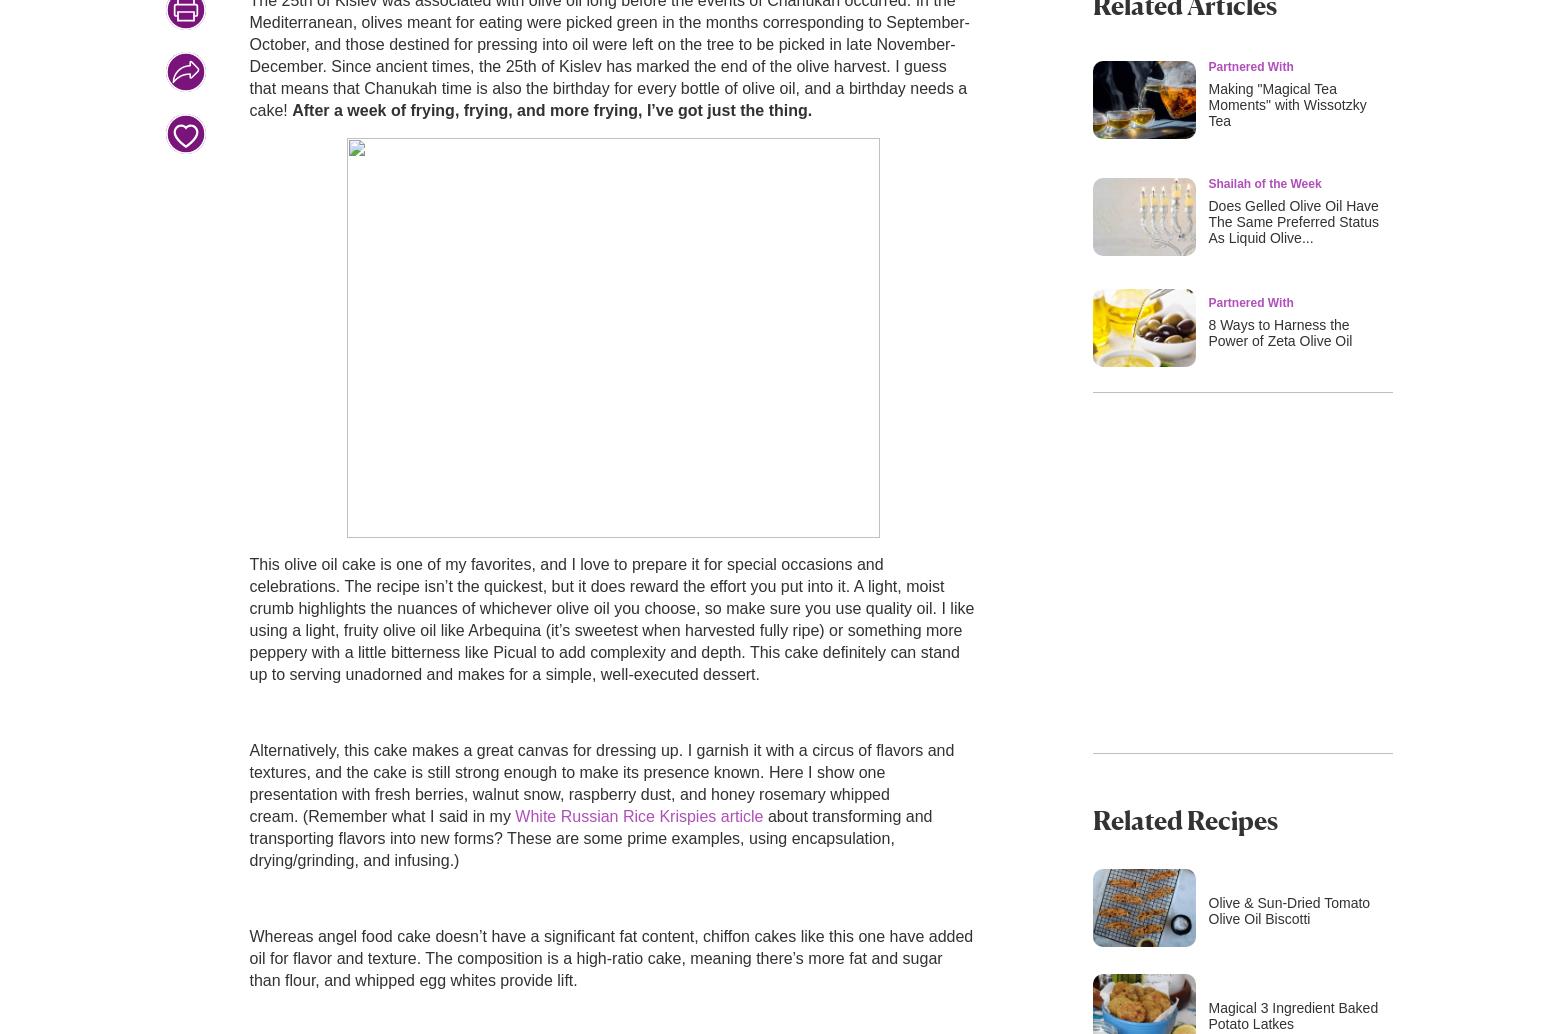  I want to click on 'Olive & Sun-Dried Tomato Olive Oil Biscotti', so click(1287, 909).